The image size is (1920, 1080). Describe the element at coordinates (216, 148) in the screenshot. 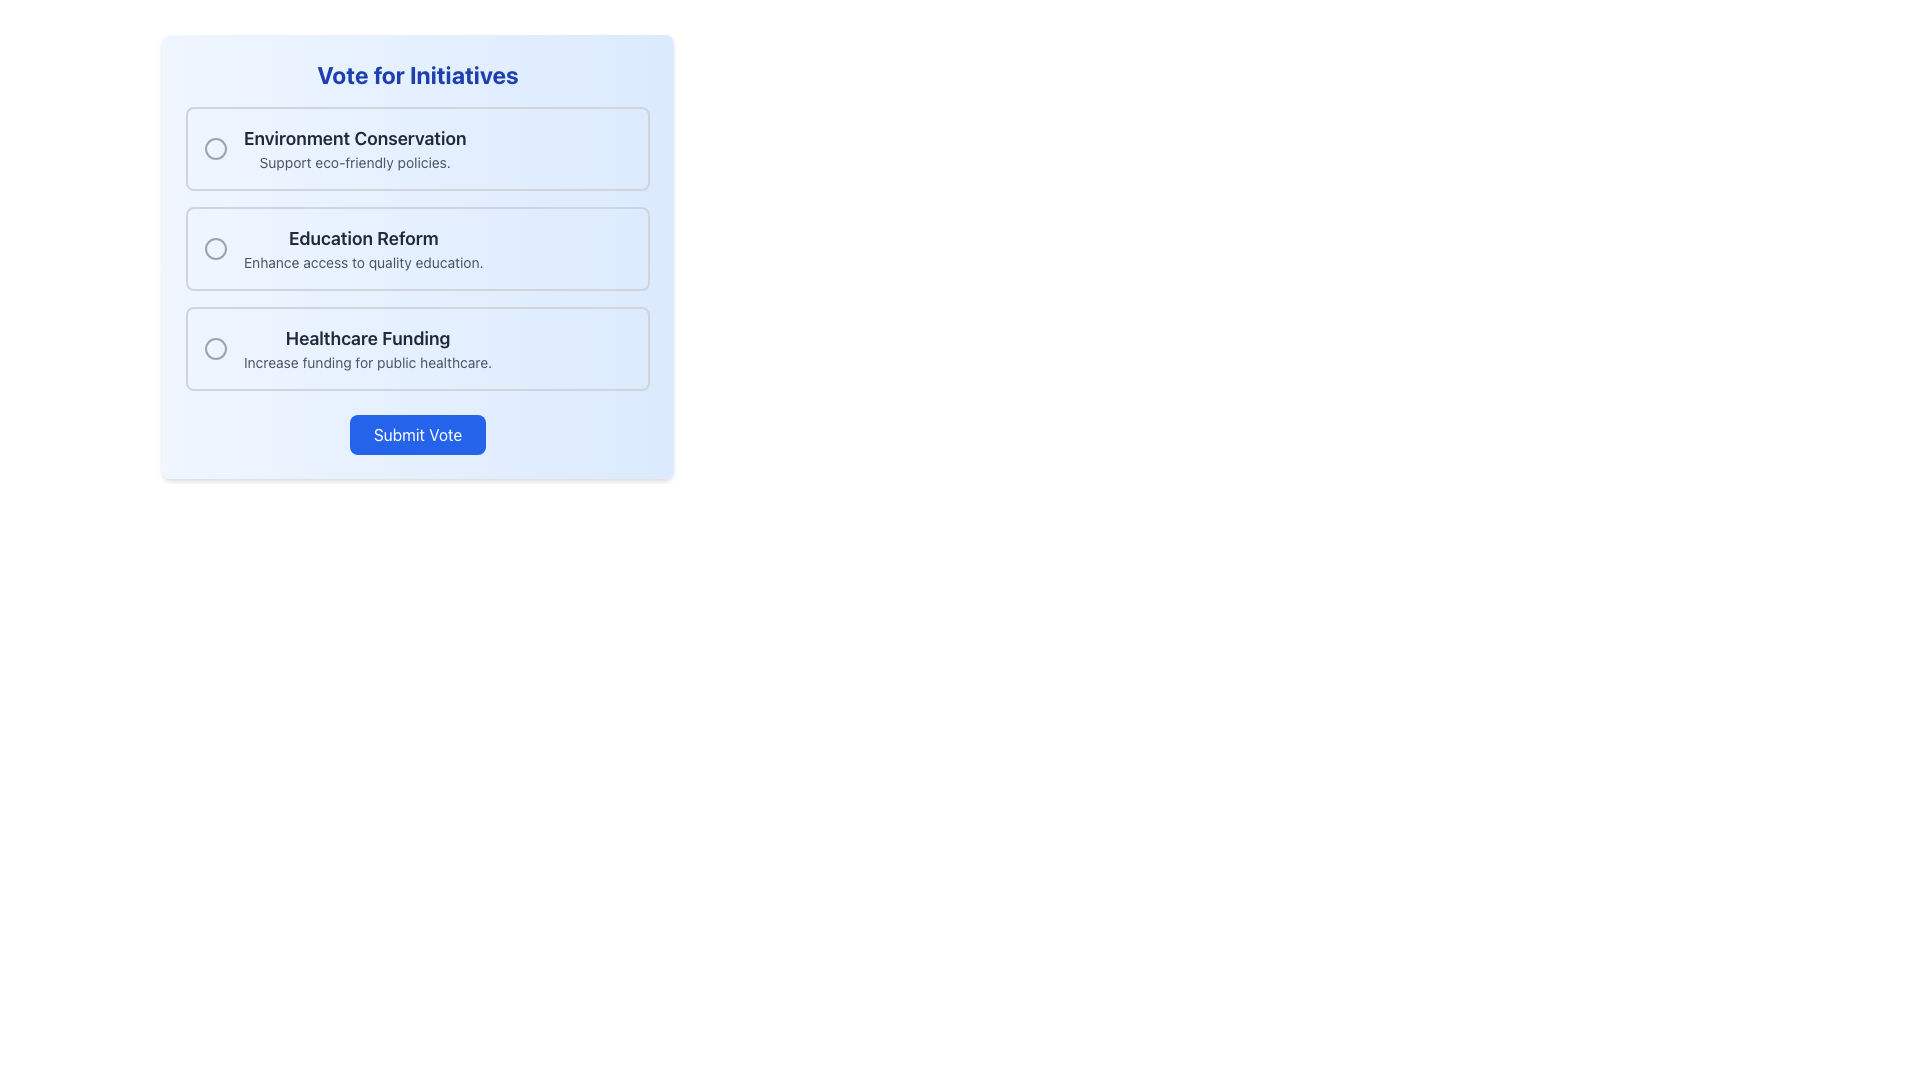

I see `the circular radio button styled as an empty circle with a gray border located to the left of the text 'Environment Conservation'` at that location.